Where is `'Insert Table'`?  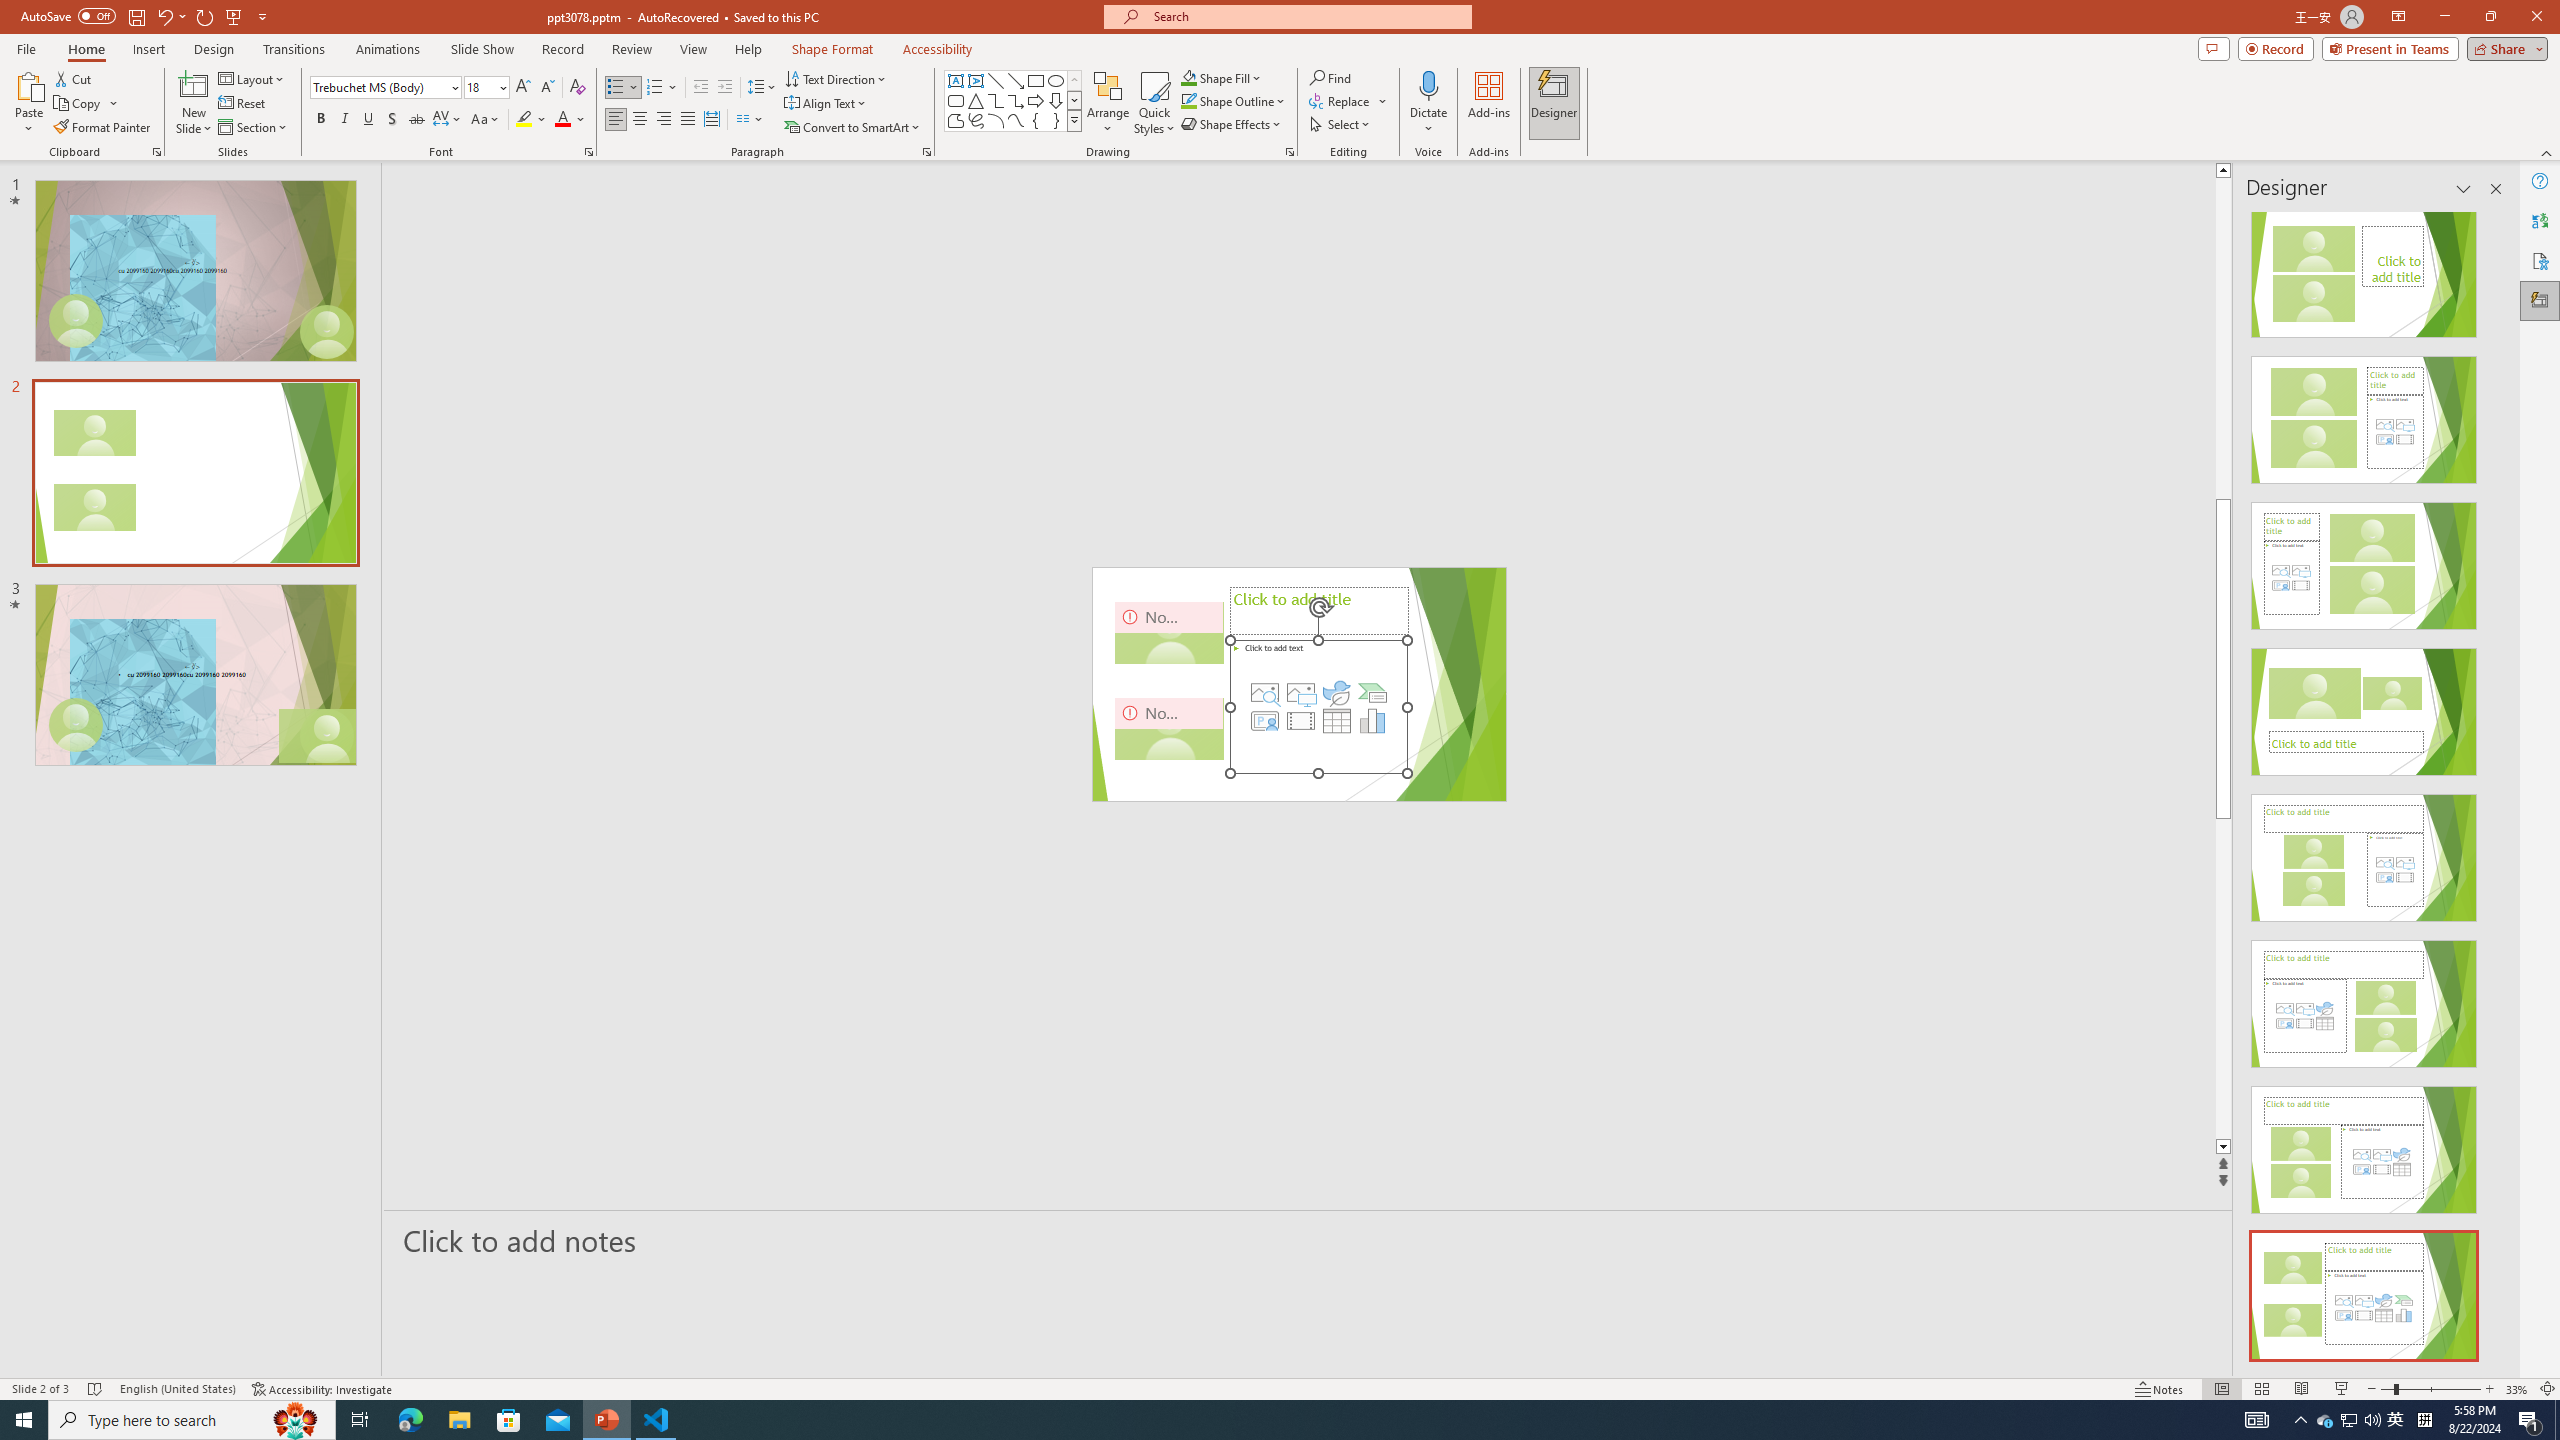 'Insert Table' is located at coordinates (1337, 720).